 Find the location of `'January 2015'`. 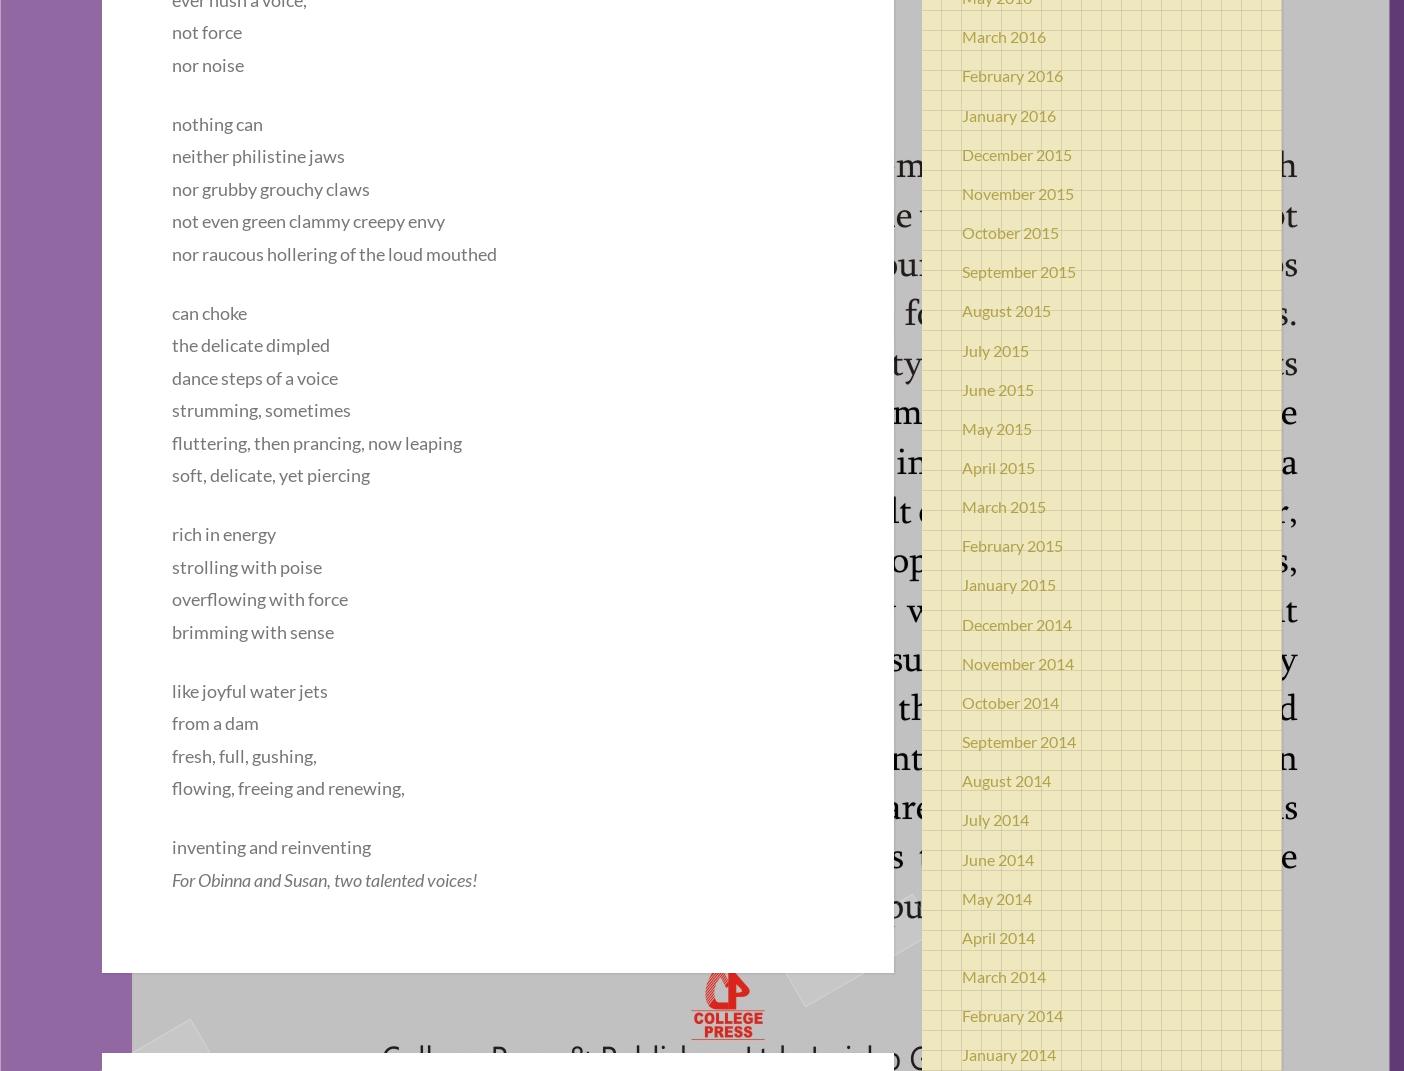

'January 2015' is located at coordinates (1009, 584).